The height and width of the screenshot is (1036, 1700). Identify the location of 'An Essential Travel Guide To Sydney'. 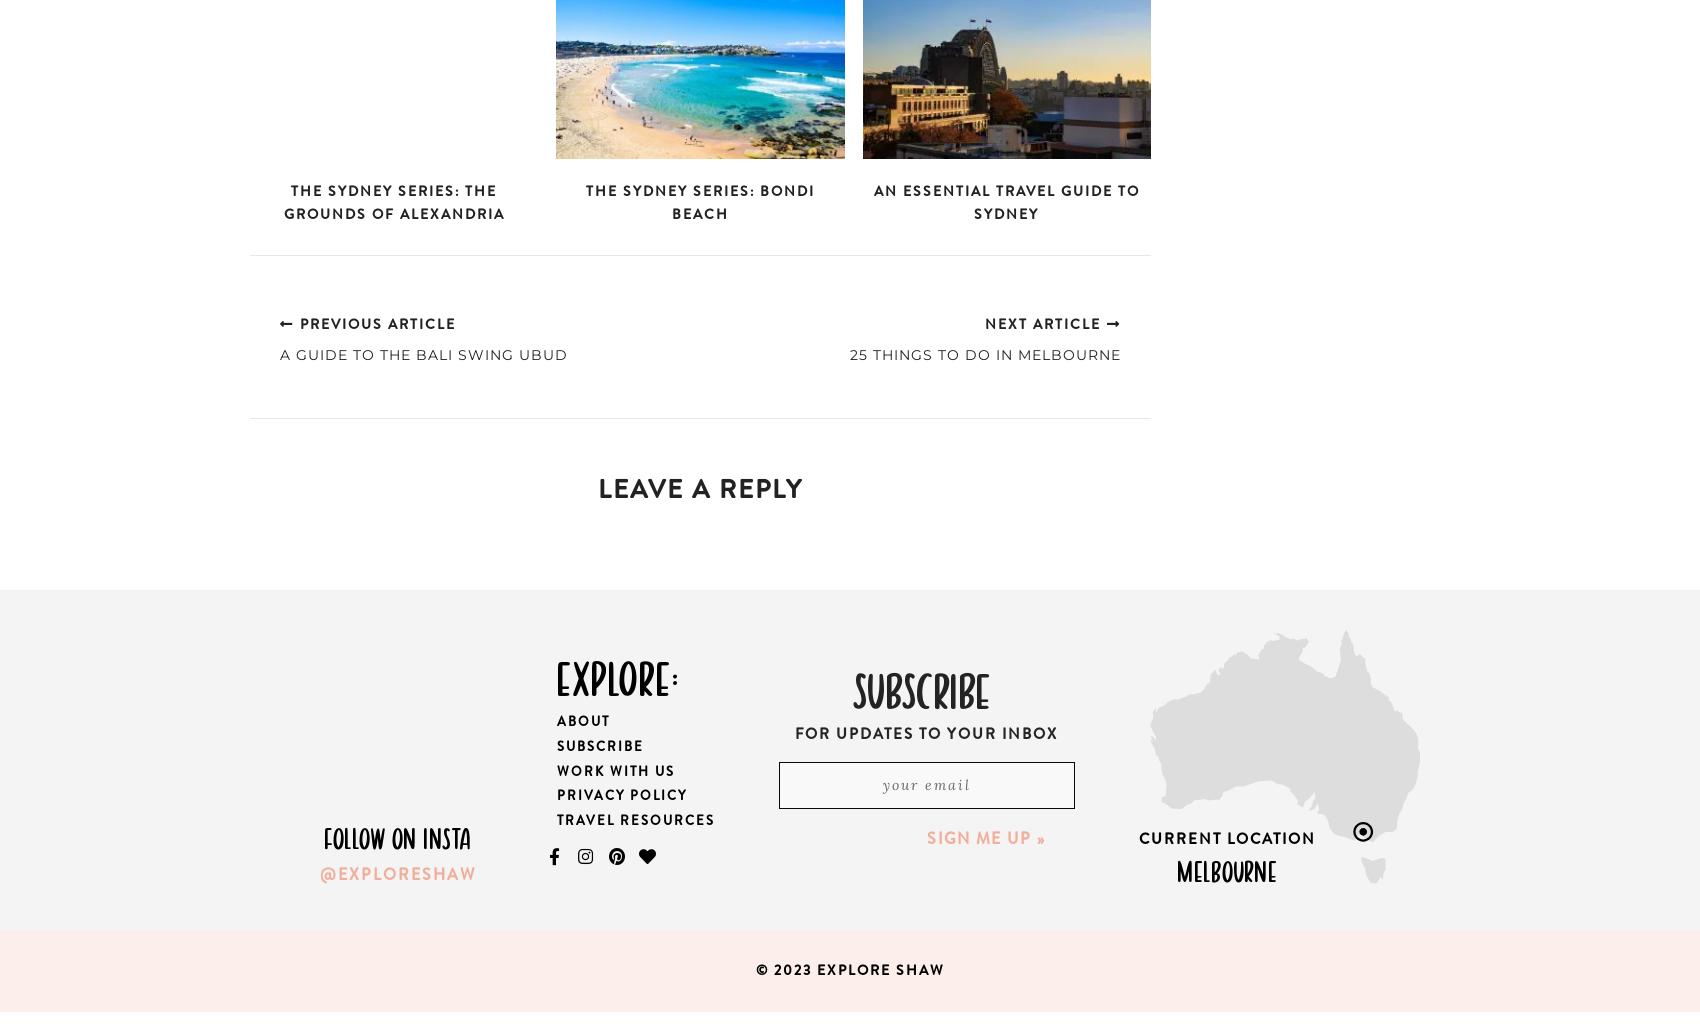
(1005, 202).